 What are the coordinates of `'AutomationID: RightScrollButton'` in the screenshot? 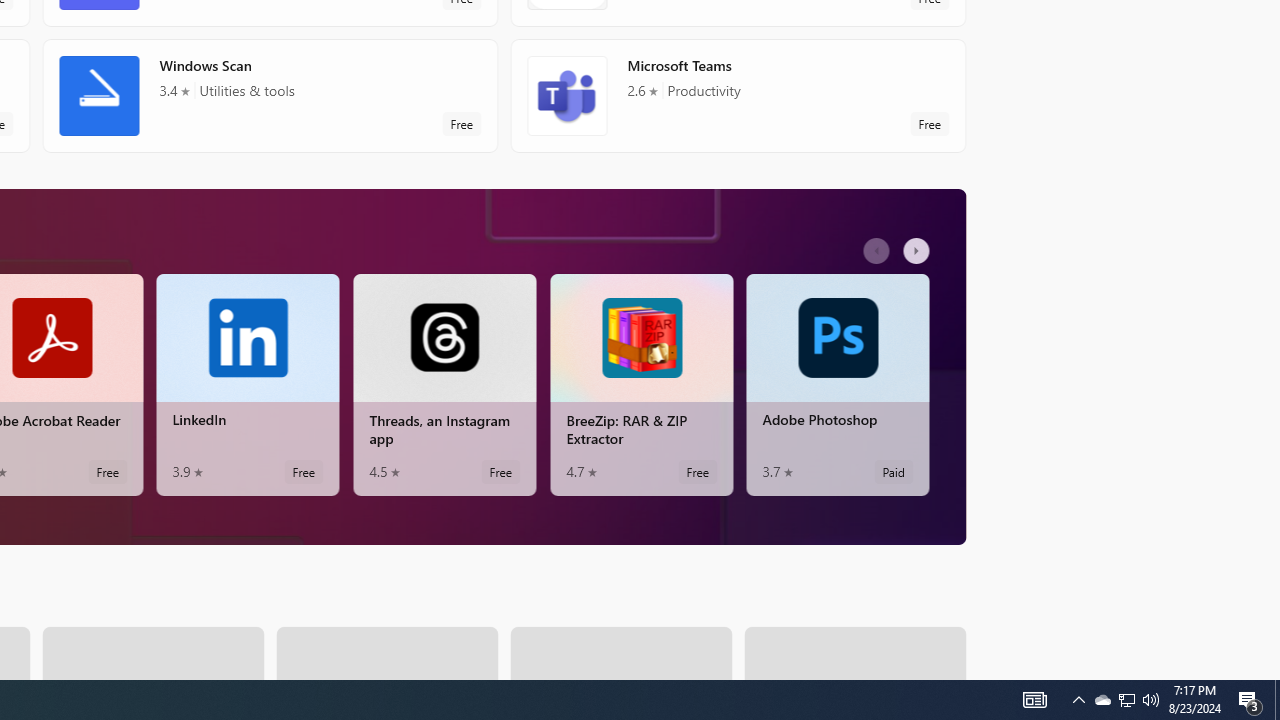 It's located at (918, 249).